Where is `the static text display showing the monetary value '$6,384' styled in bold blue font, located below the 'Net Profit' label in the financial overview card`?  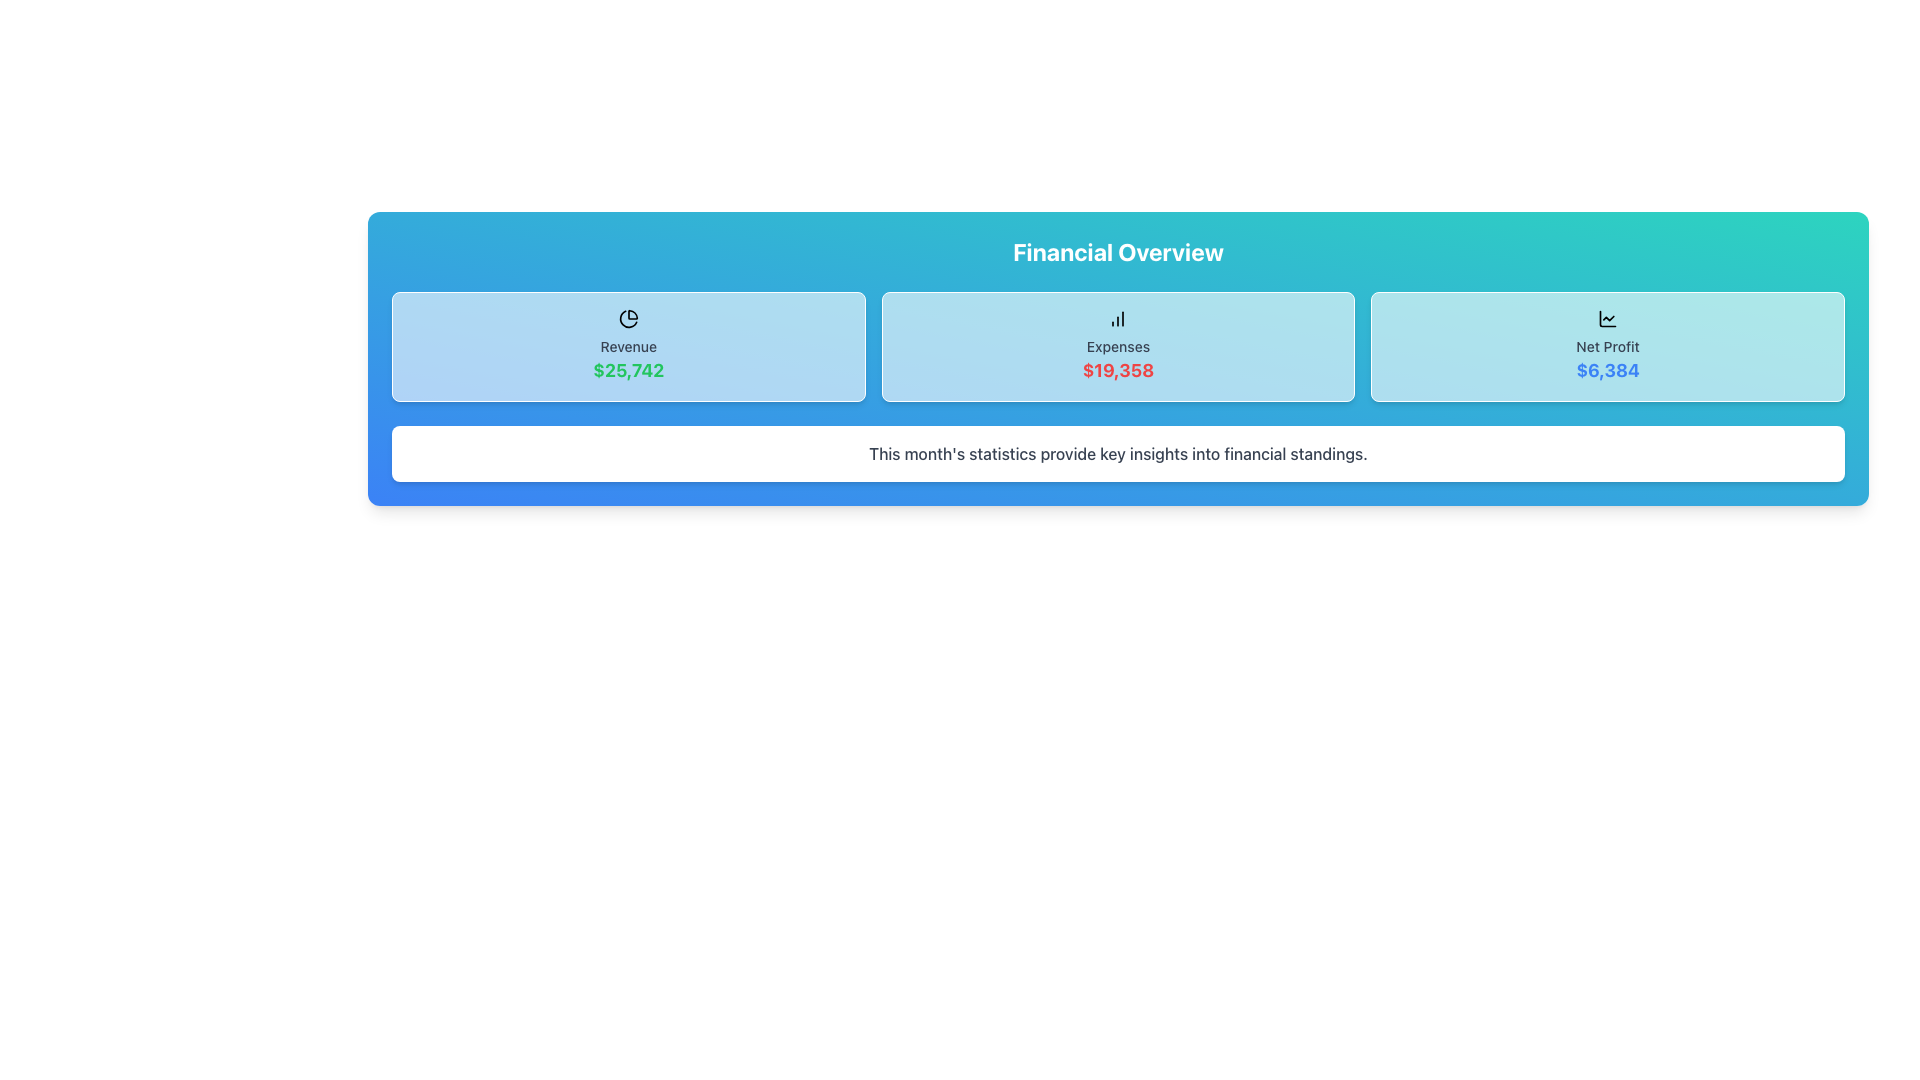 the static text display showing the monetary value '$6,384' styled in bold blue font, located below the 'Net Profit' label in the financial overview card is located at coordinates (1608, 370).